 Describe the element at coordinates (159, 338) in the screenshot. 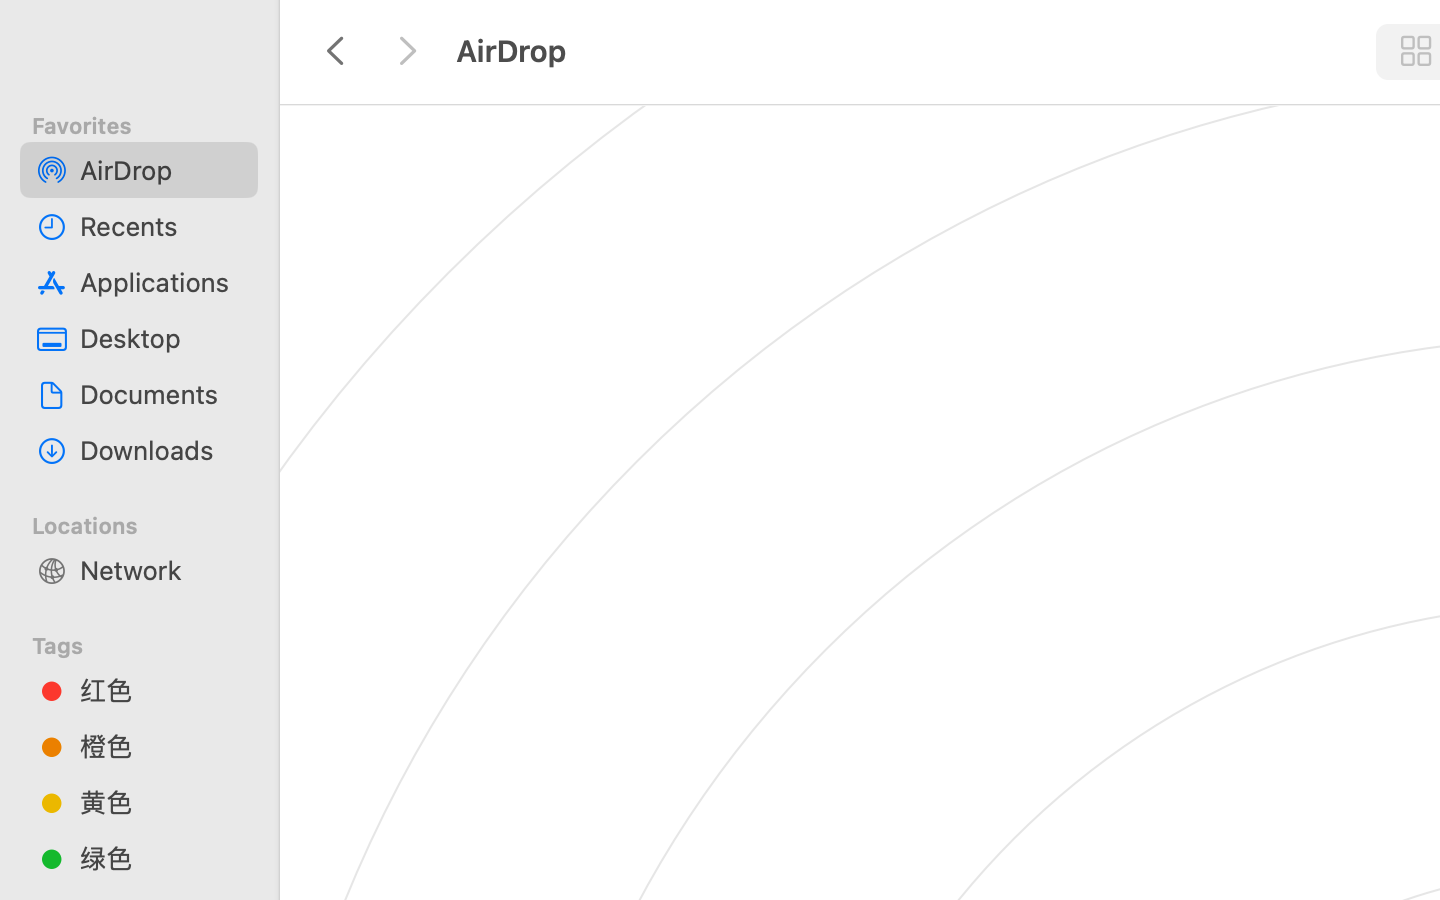

I see `'Desktop'` at that location.